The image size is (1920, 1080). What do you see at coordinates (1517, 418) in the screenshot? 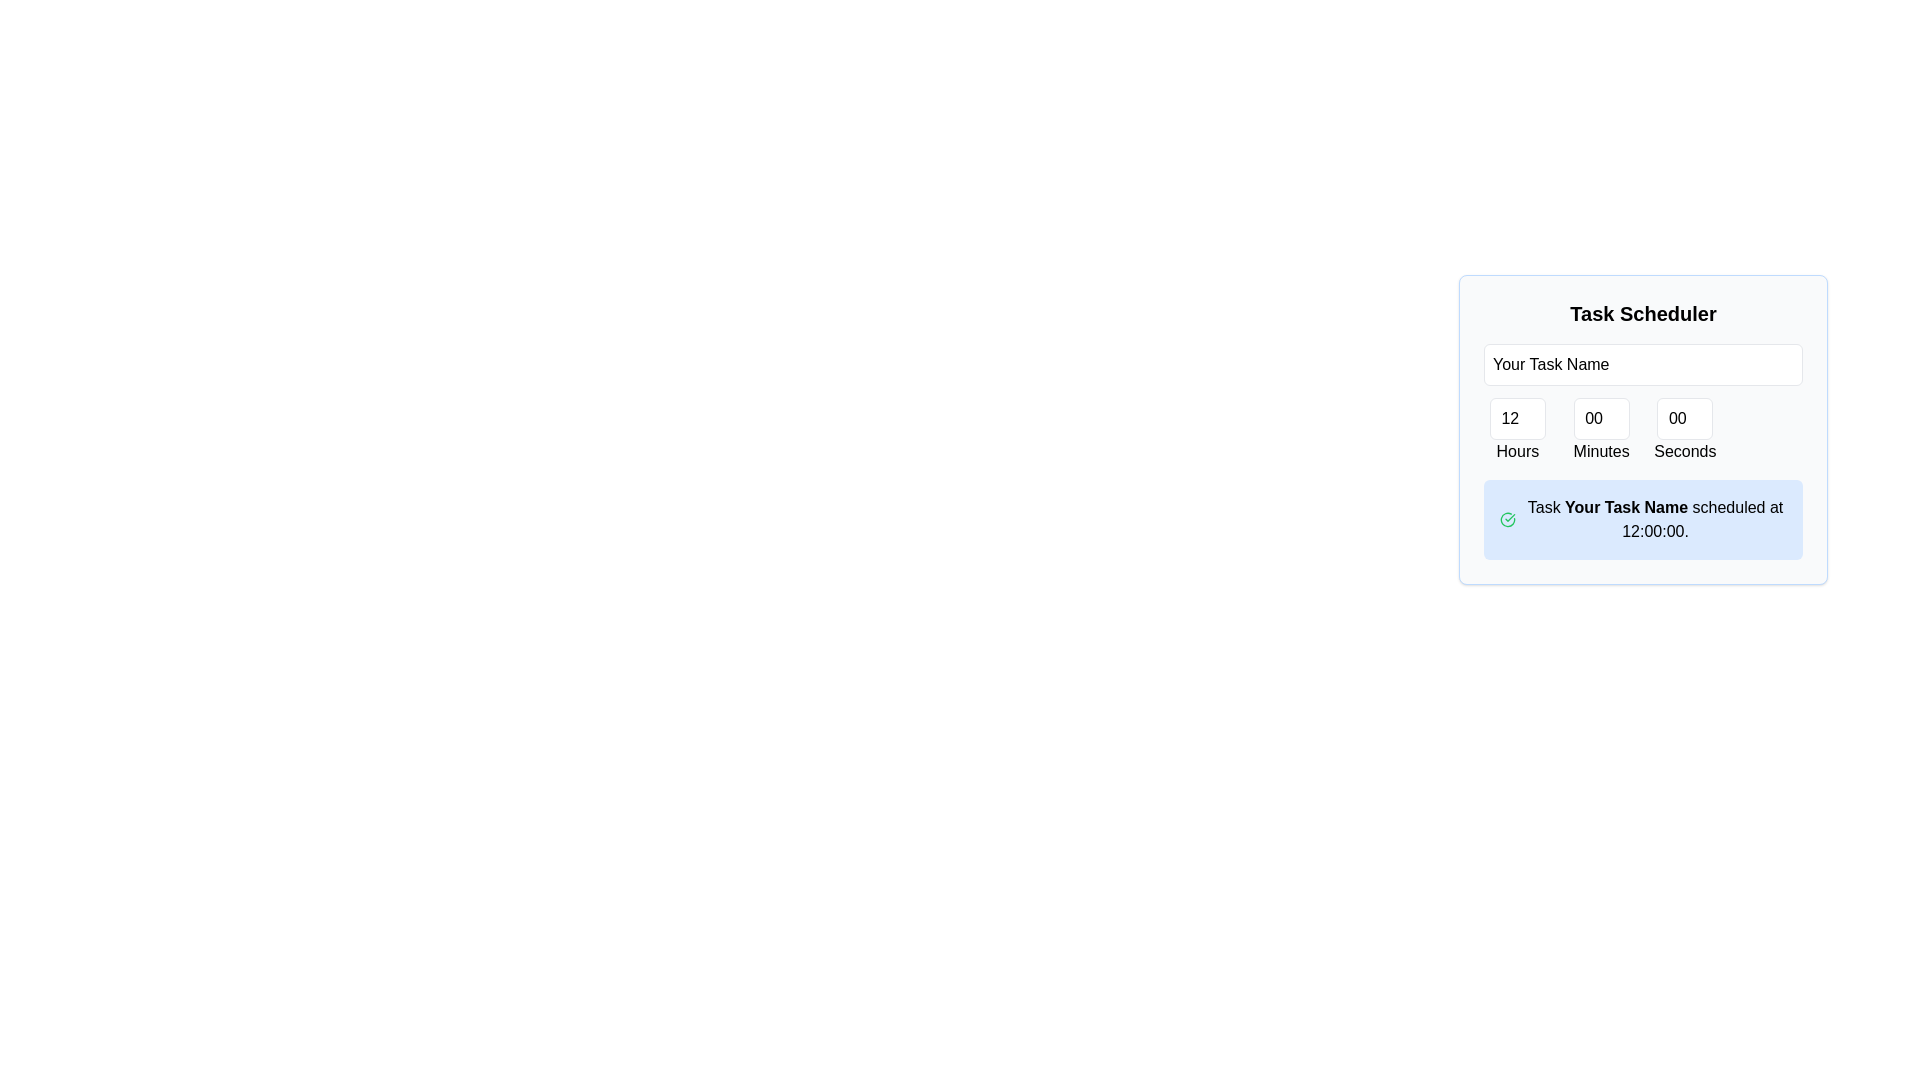
I see `the numeric input box for hours to focus on it` at bounding box center [1517, 418].